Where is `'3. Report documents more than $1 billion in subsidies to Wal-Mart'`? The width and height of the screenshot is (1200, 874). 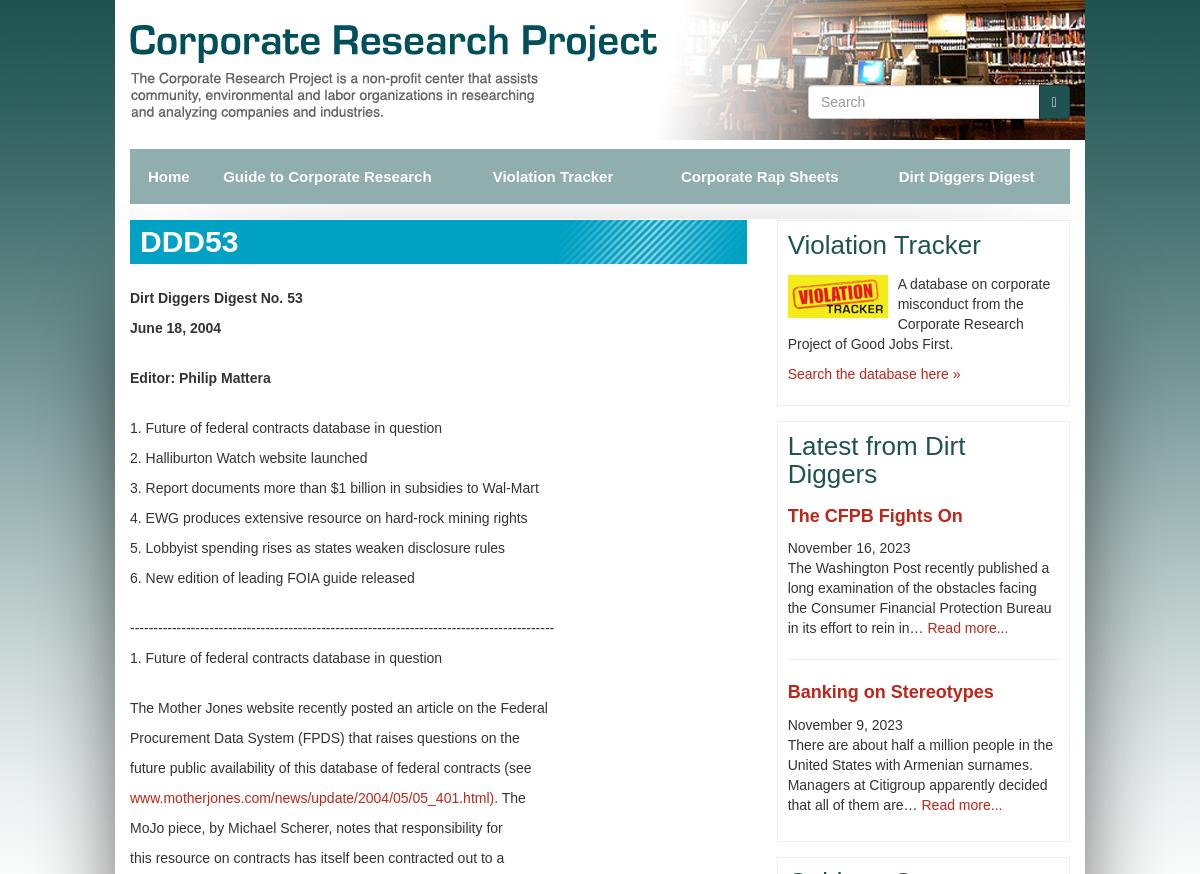
'3. Report documents more than $1 billion in subsidies to Wal-Mart' is located at coordinates (333, 487).